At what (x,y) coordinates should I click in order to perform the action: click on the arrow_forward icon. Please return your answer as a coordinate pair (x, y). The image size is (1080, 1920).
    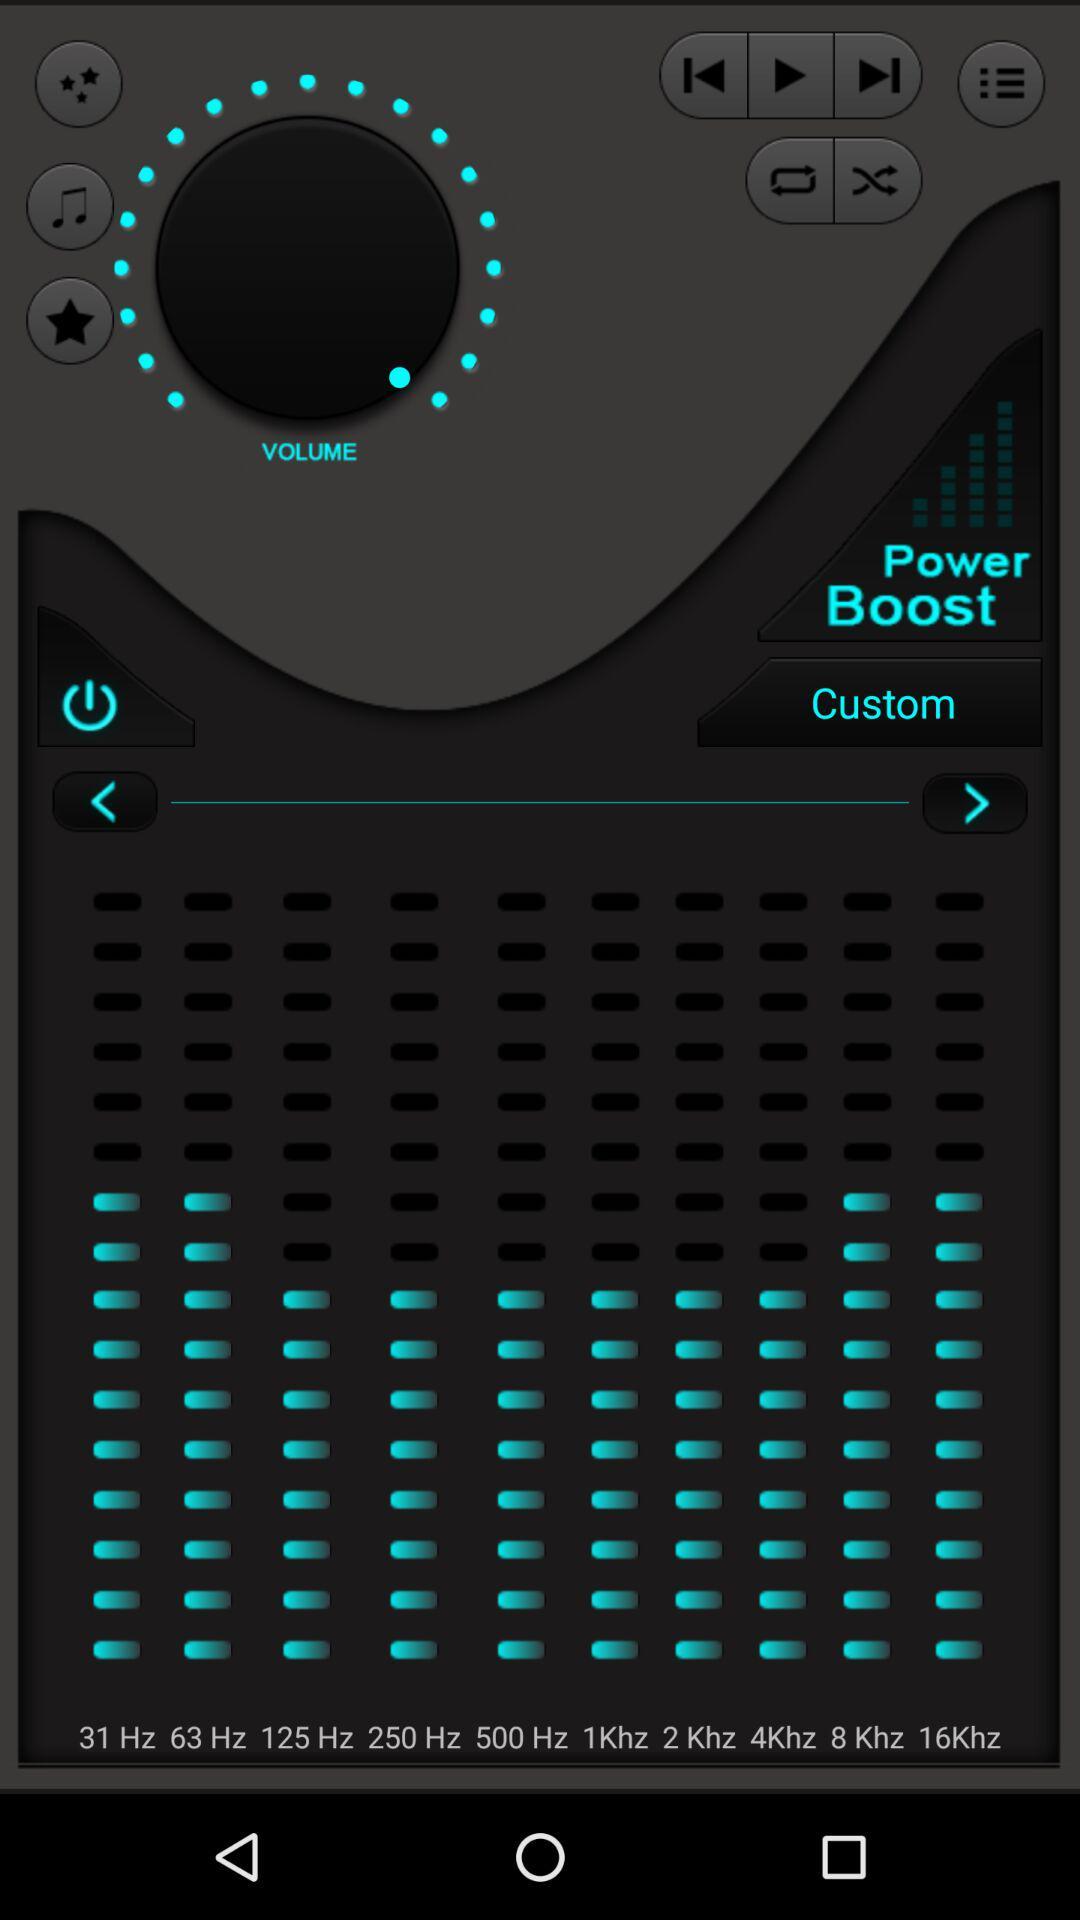
    Looking at the image, I should click on (974, 858).